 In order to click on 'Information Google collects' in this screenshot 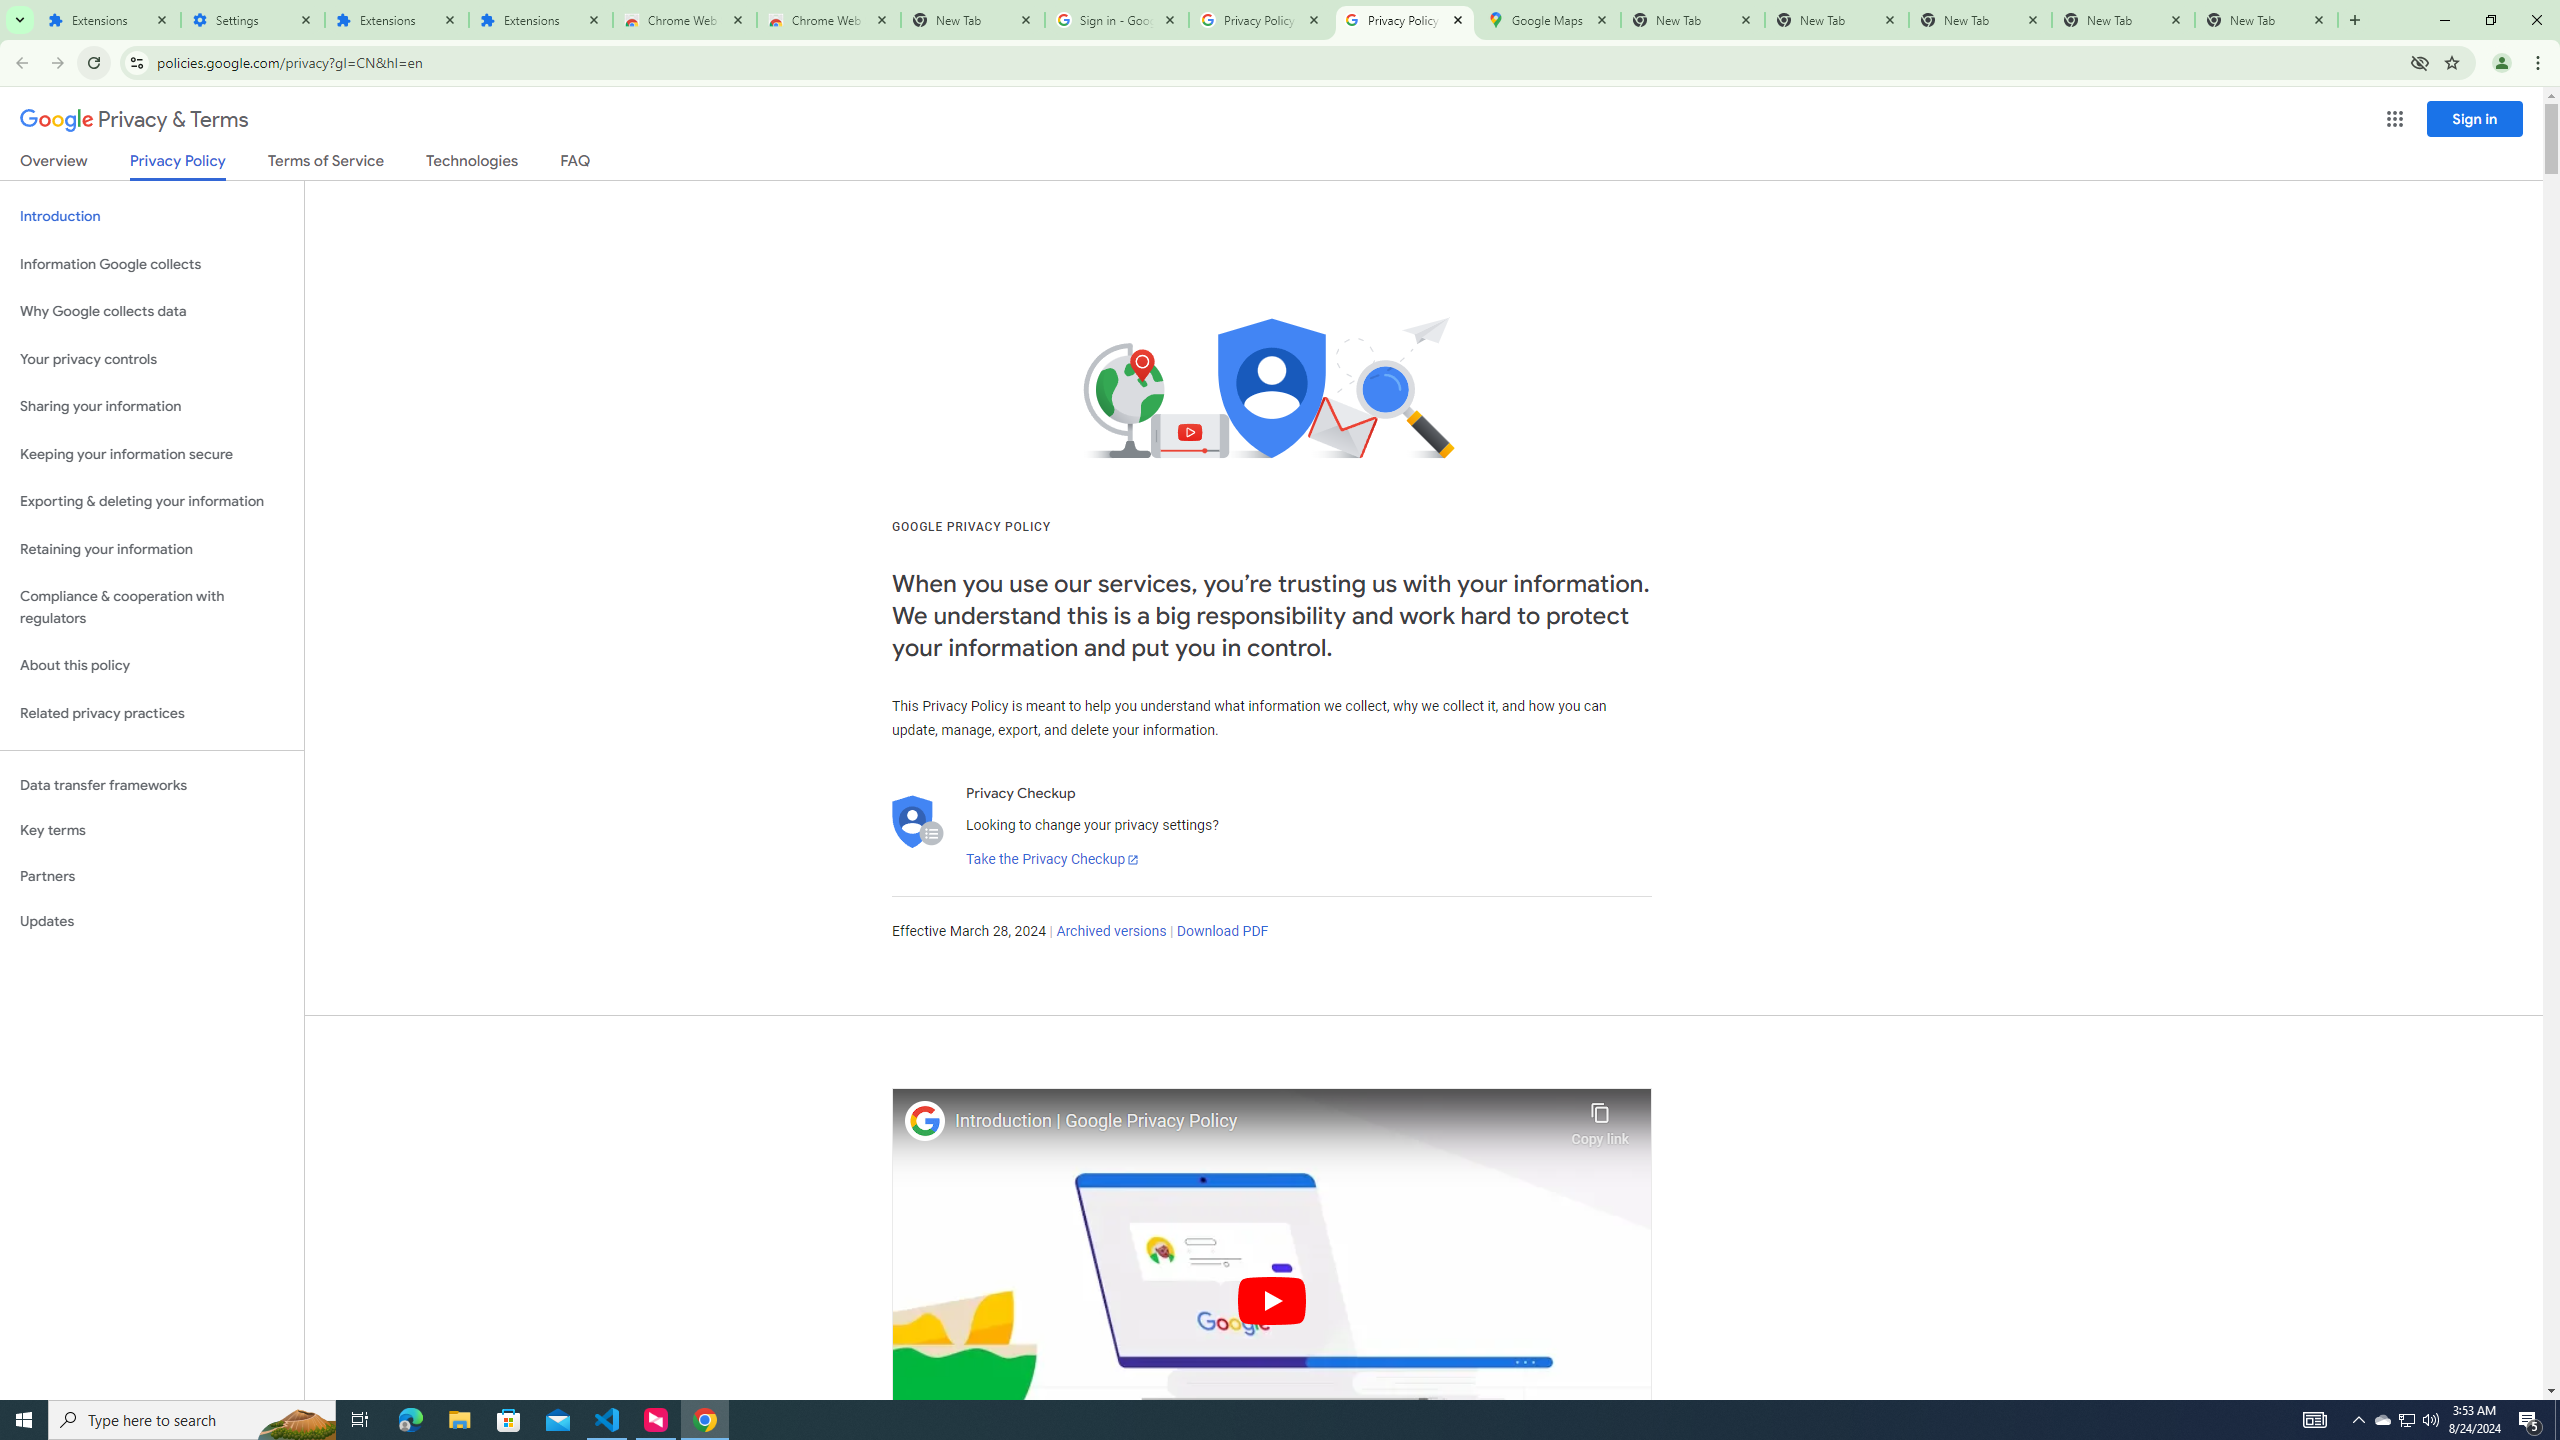, I will do `click(151, 264)`.